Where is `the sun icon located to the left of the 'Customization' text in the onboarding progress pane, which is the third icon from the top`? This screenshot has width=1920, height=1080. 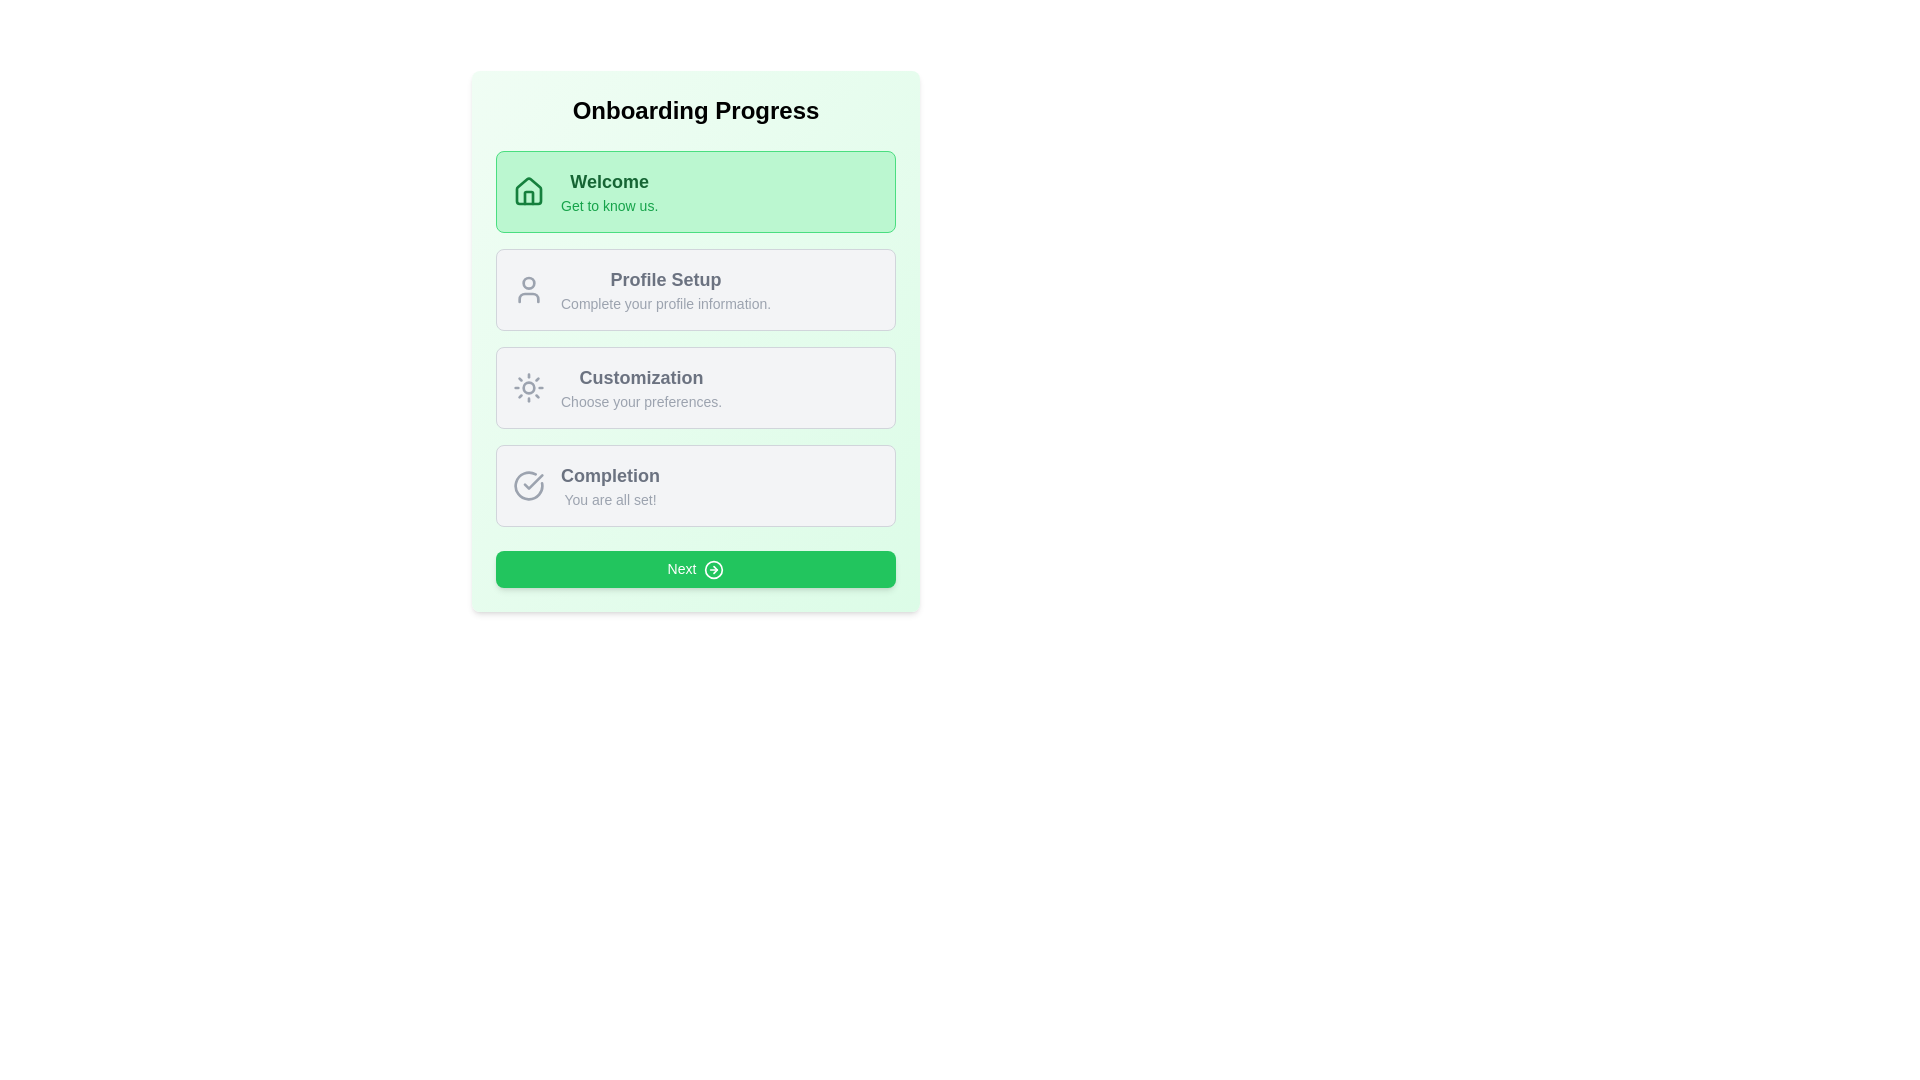 the sun icon located to the left of the 'Customization' text in the onboarding progress pane, which is the third icon from the top is located at coordinates (528, 388).